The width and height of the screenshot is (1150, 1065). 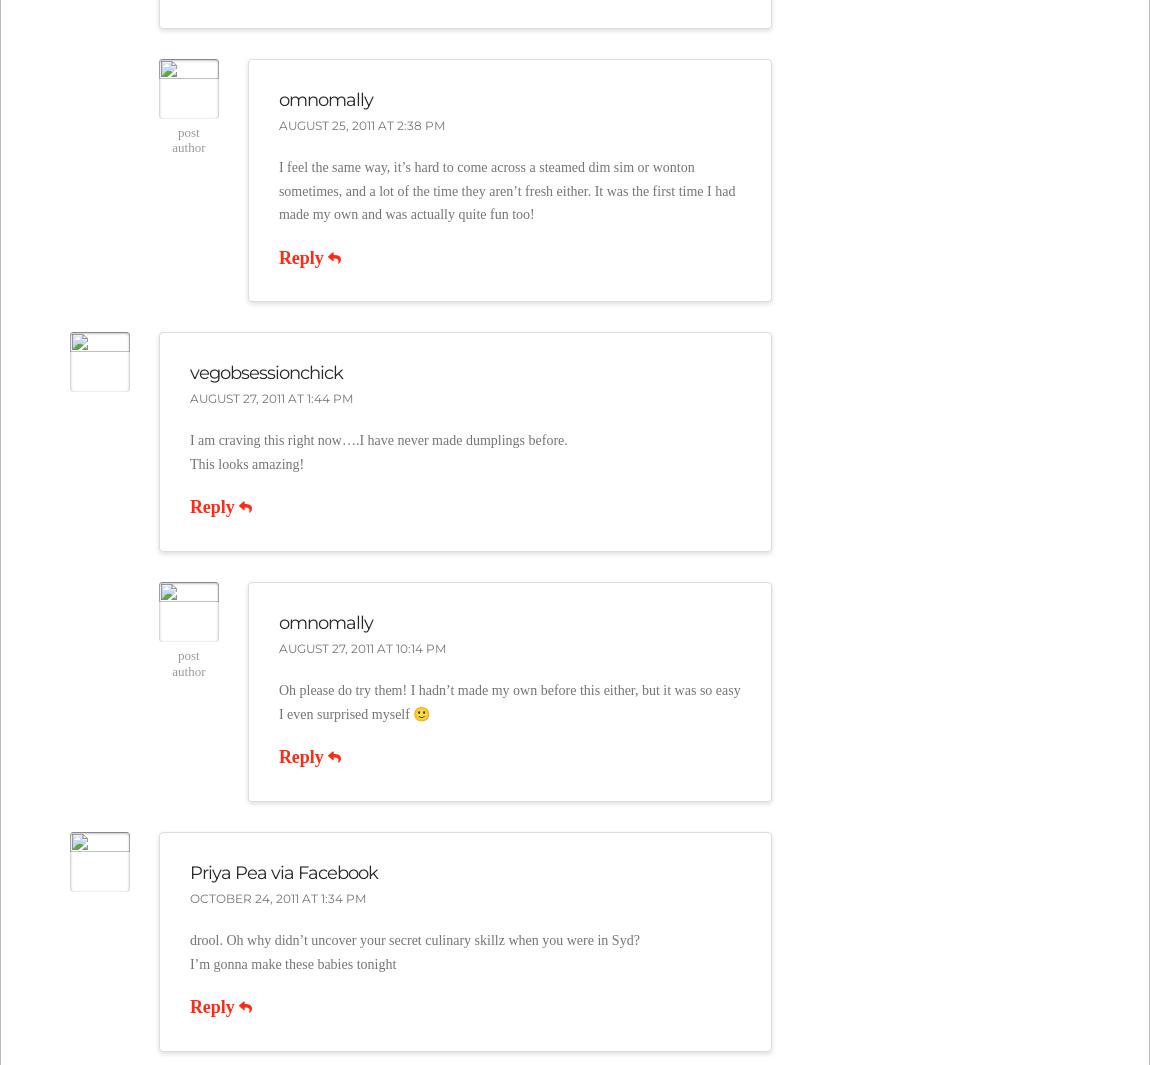 I want to click on 'Oh please do try them! I hadn’t made my own before this either, but it was so easy I even surprised myself 🙂', so click(x=508, y=702).